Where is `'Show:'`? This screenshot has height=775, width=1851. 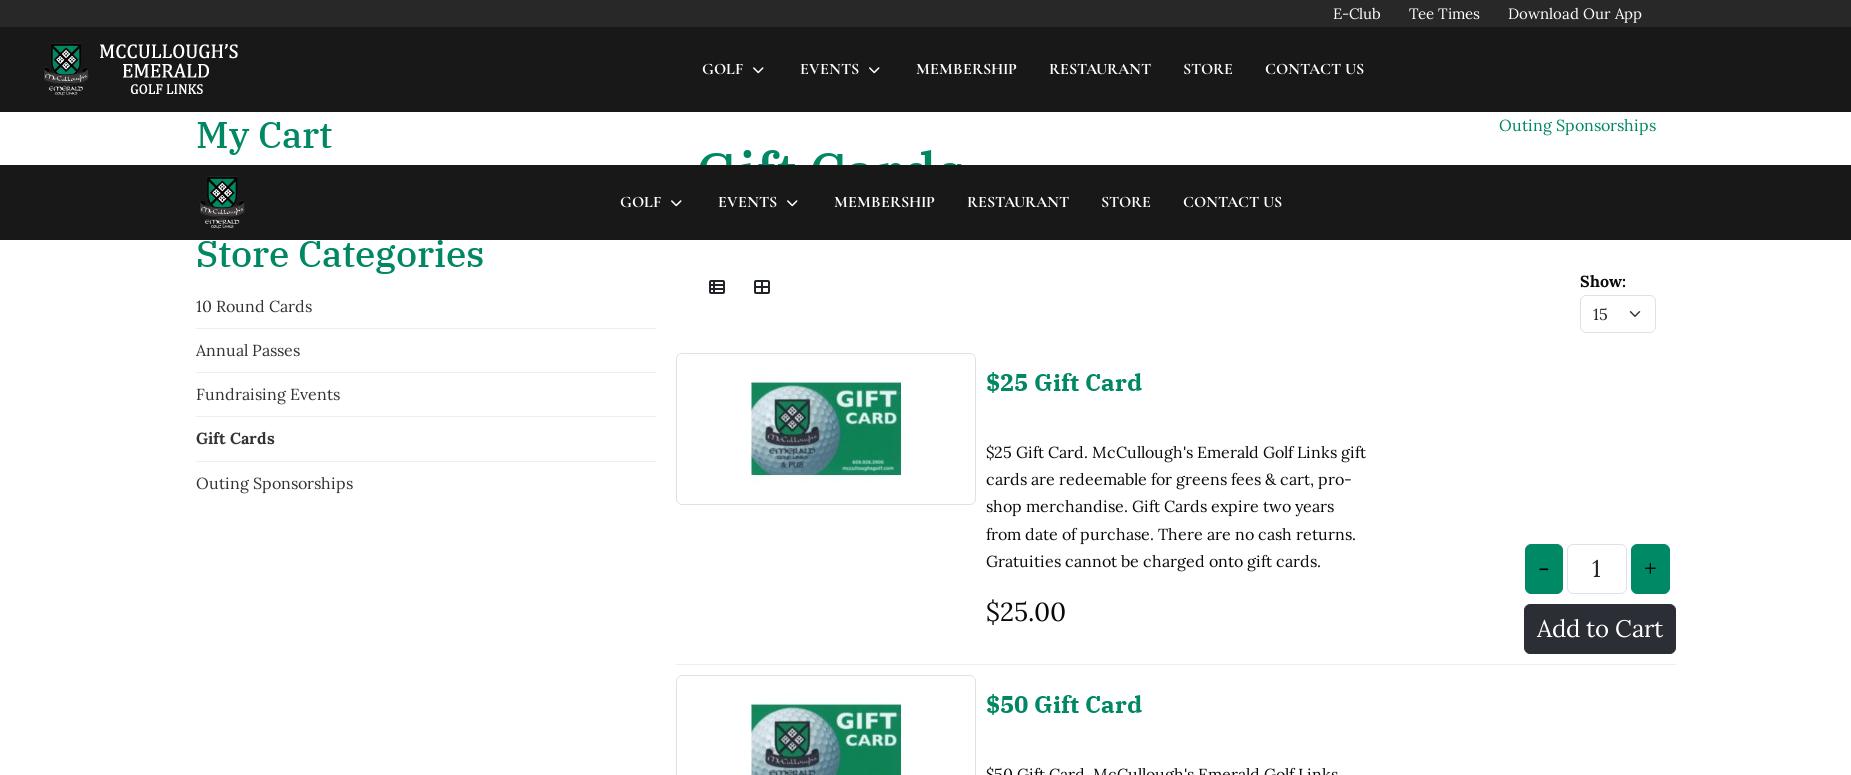
'Show:' is located at coordinates (1579, 115).